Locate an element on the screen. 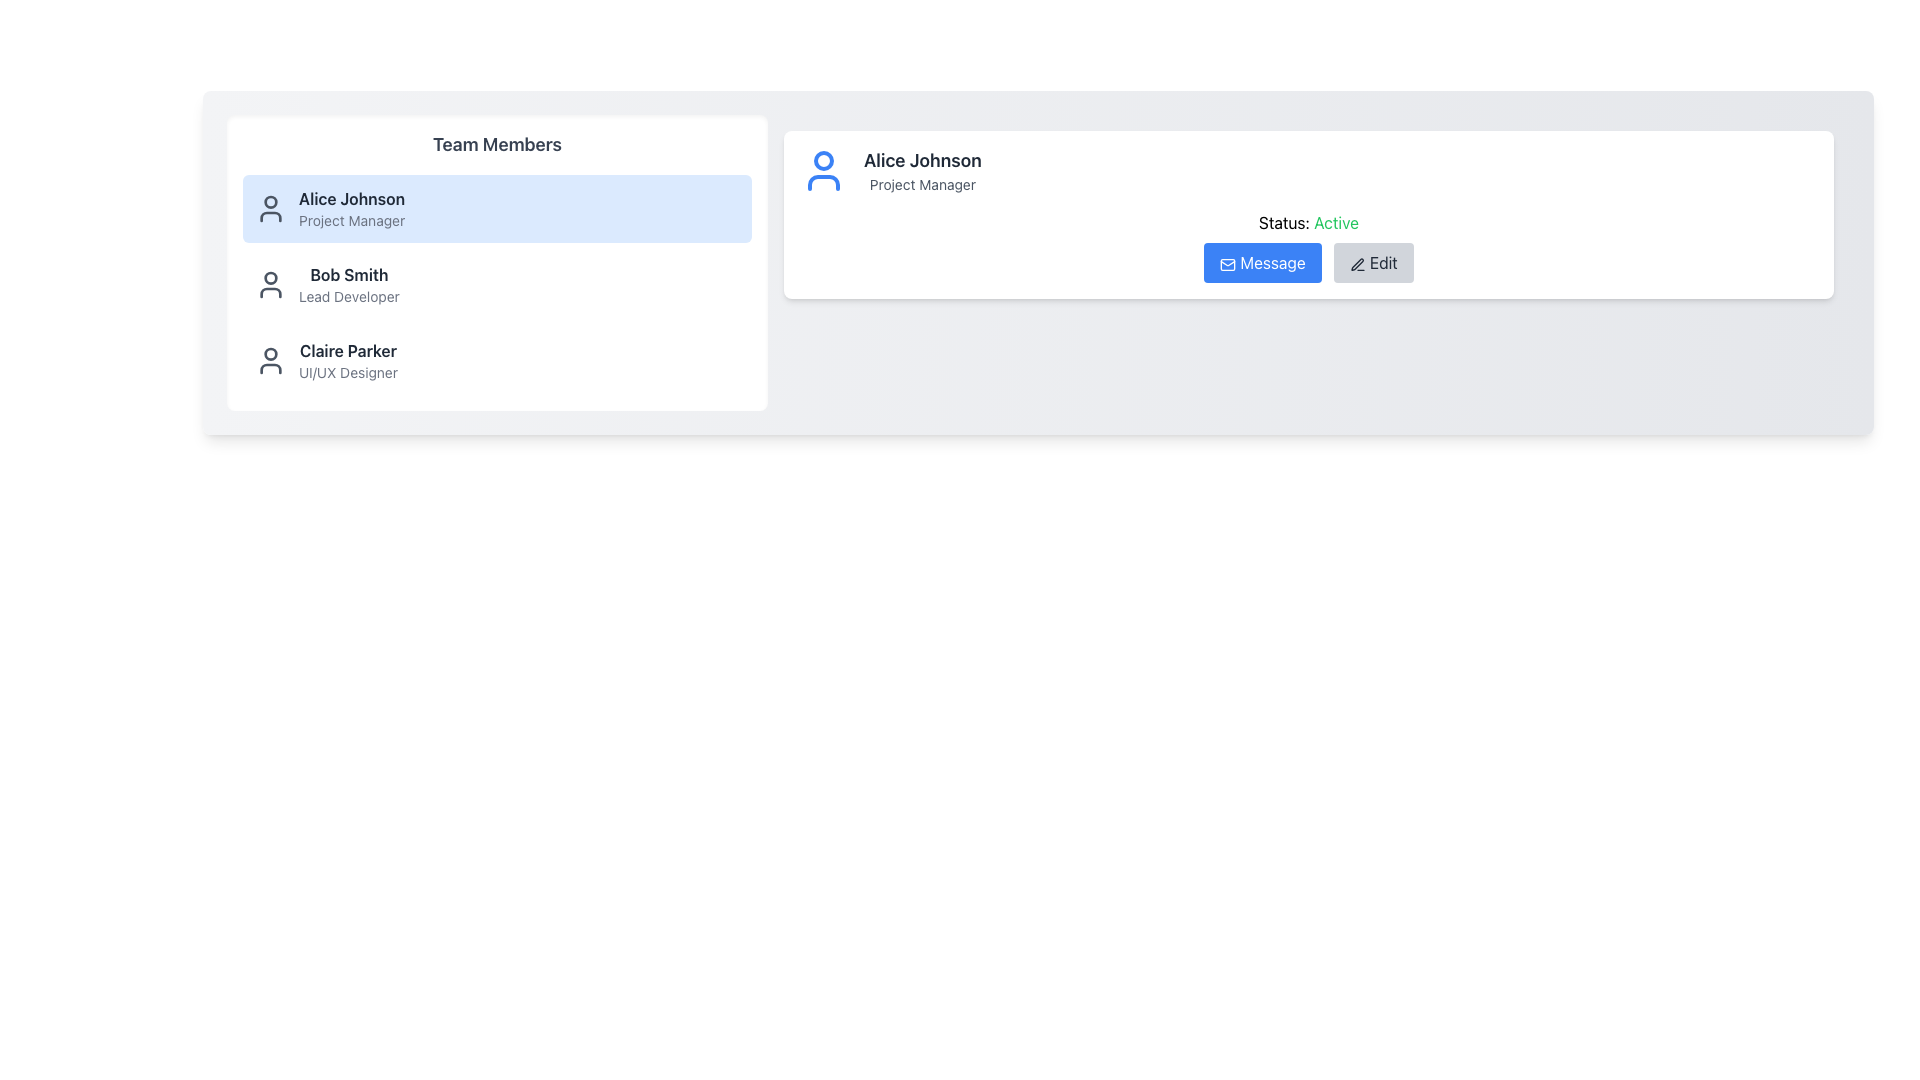 The height and width of the screenshot is (1080, 1920). the text label displaying 'Alice Johnson', which shows the designation 'Project Manager' and is located at the top of the team members list is located at coordinates (351, 208).